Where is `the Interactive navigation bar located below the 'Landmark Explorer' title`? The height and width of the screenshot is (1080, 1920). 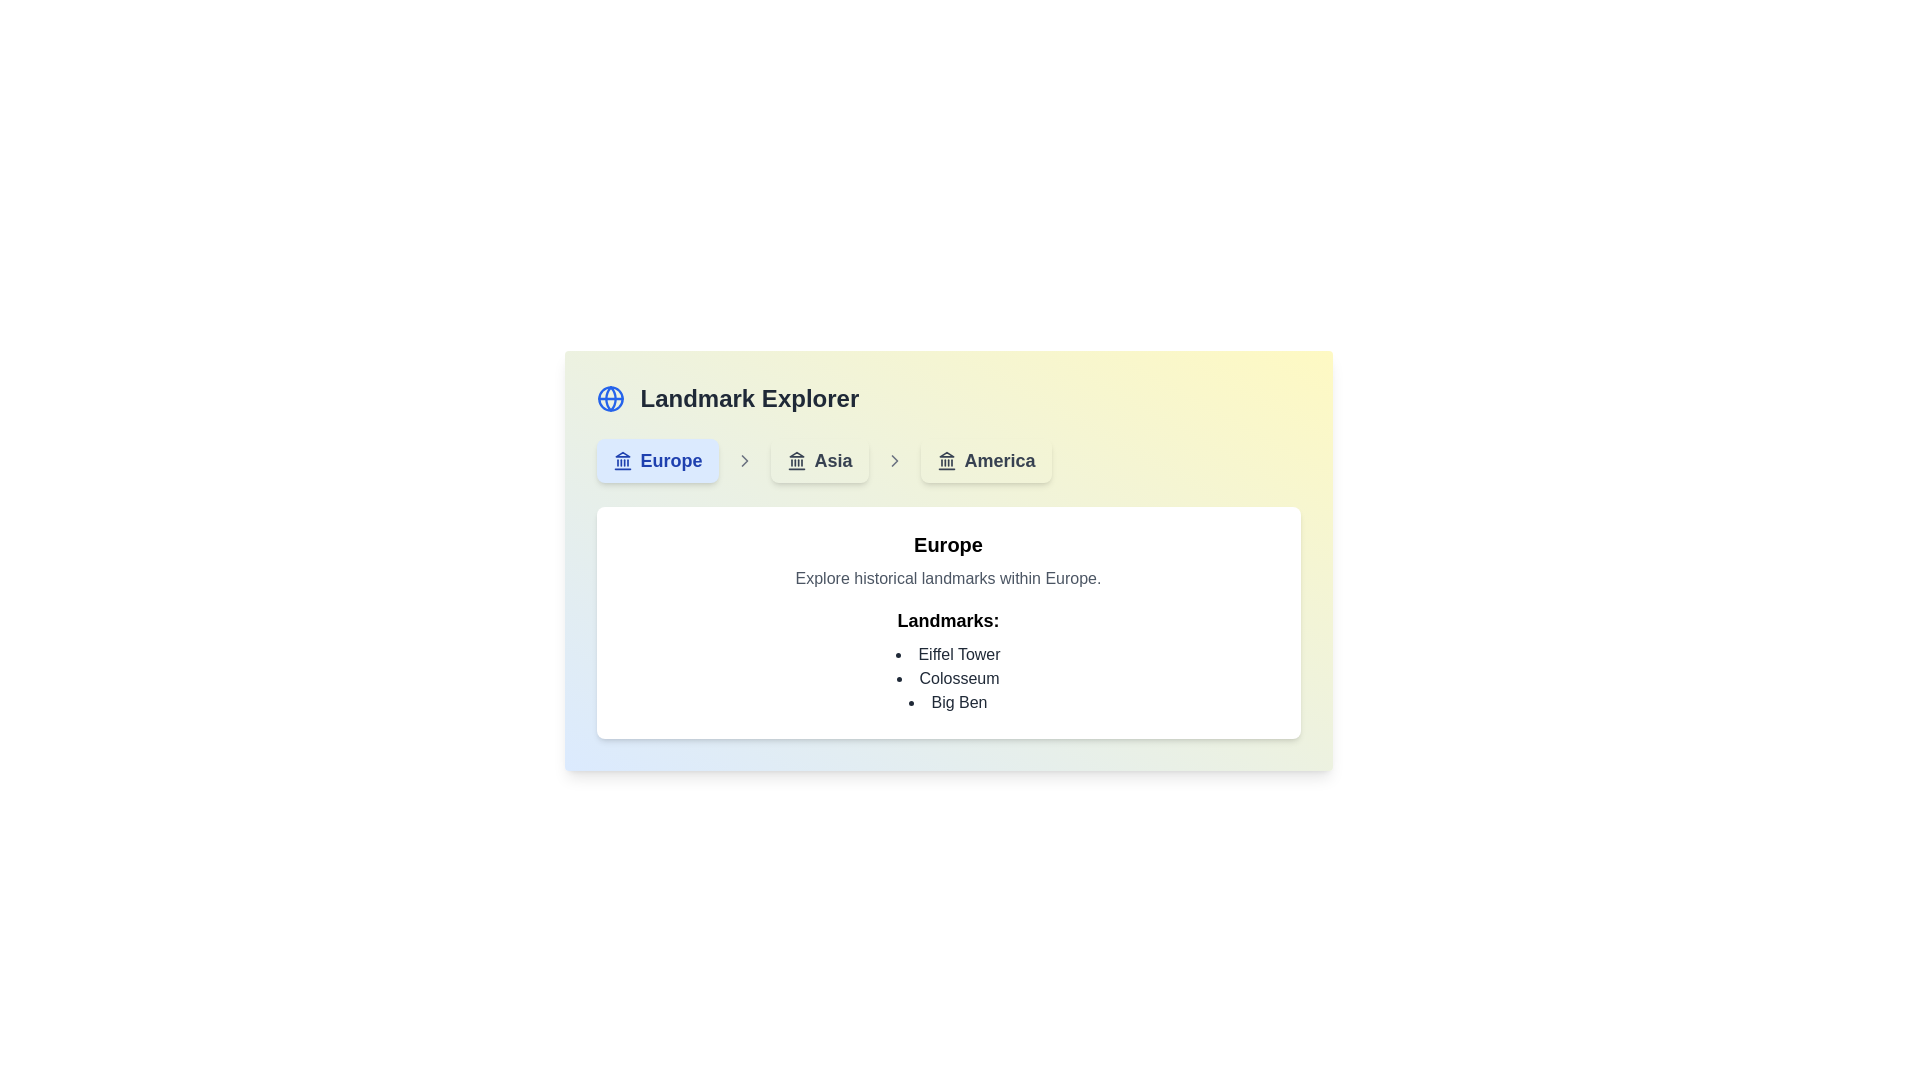
the Interactive navigation bar located below the 'Landmark Explorer' title is located at coordinates (947, 461).